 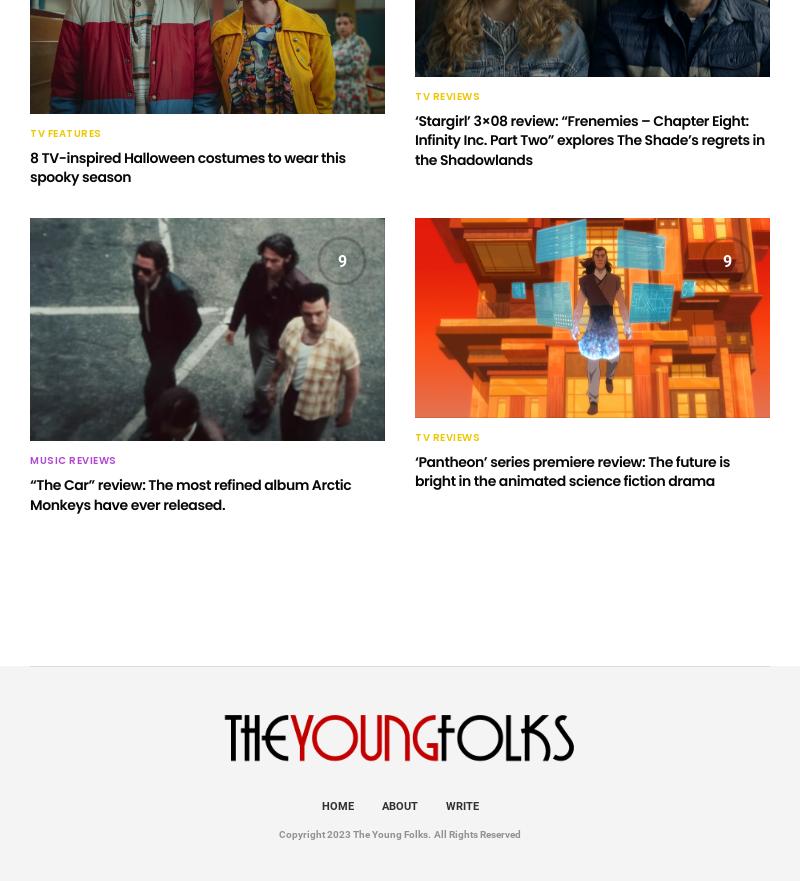 I want to click on '“The Car” review: The most refined album Arctic Monkeys have ever released.', so click(x=189, y=494).